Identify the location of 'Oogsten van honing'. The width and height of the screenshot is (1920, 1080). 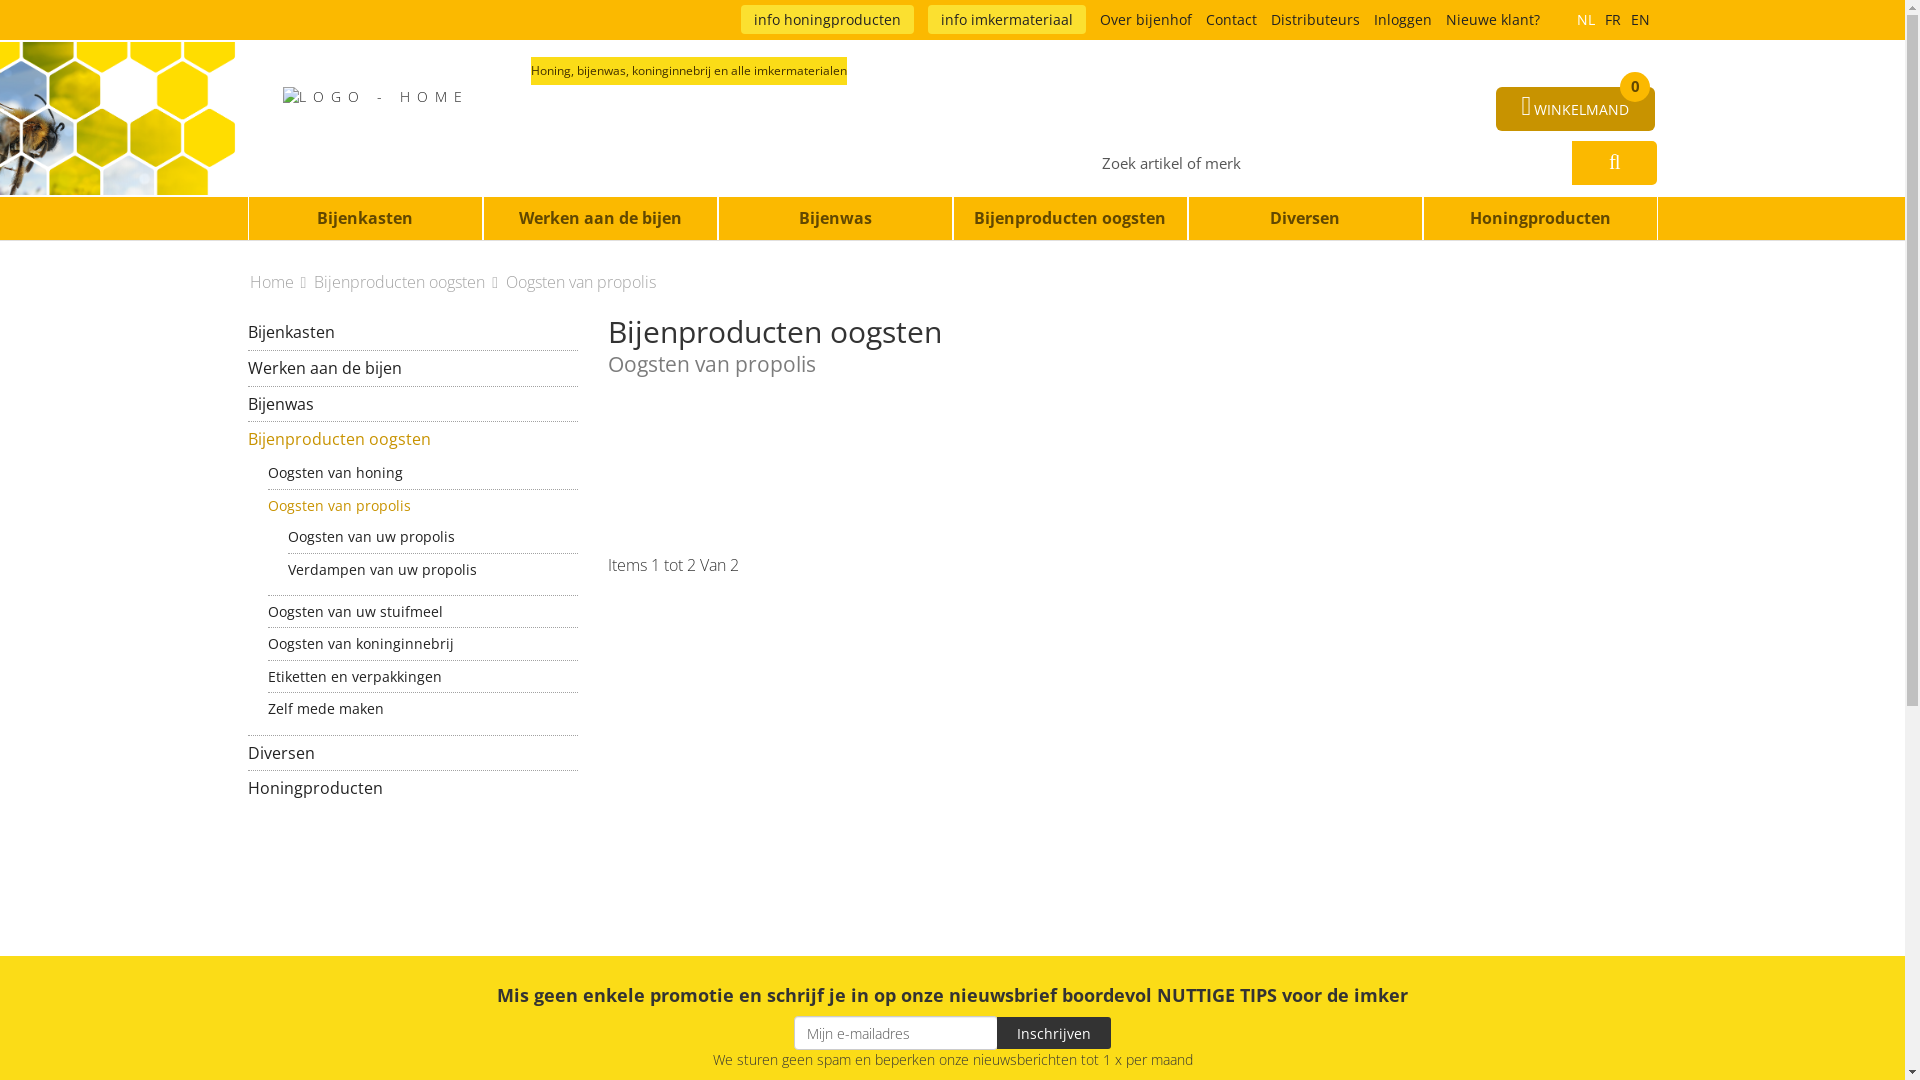
(421, 472).